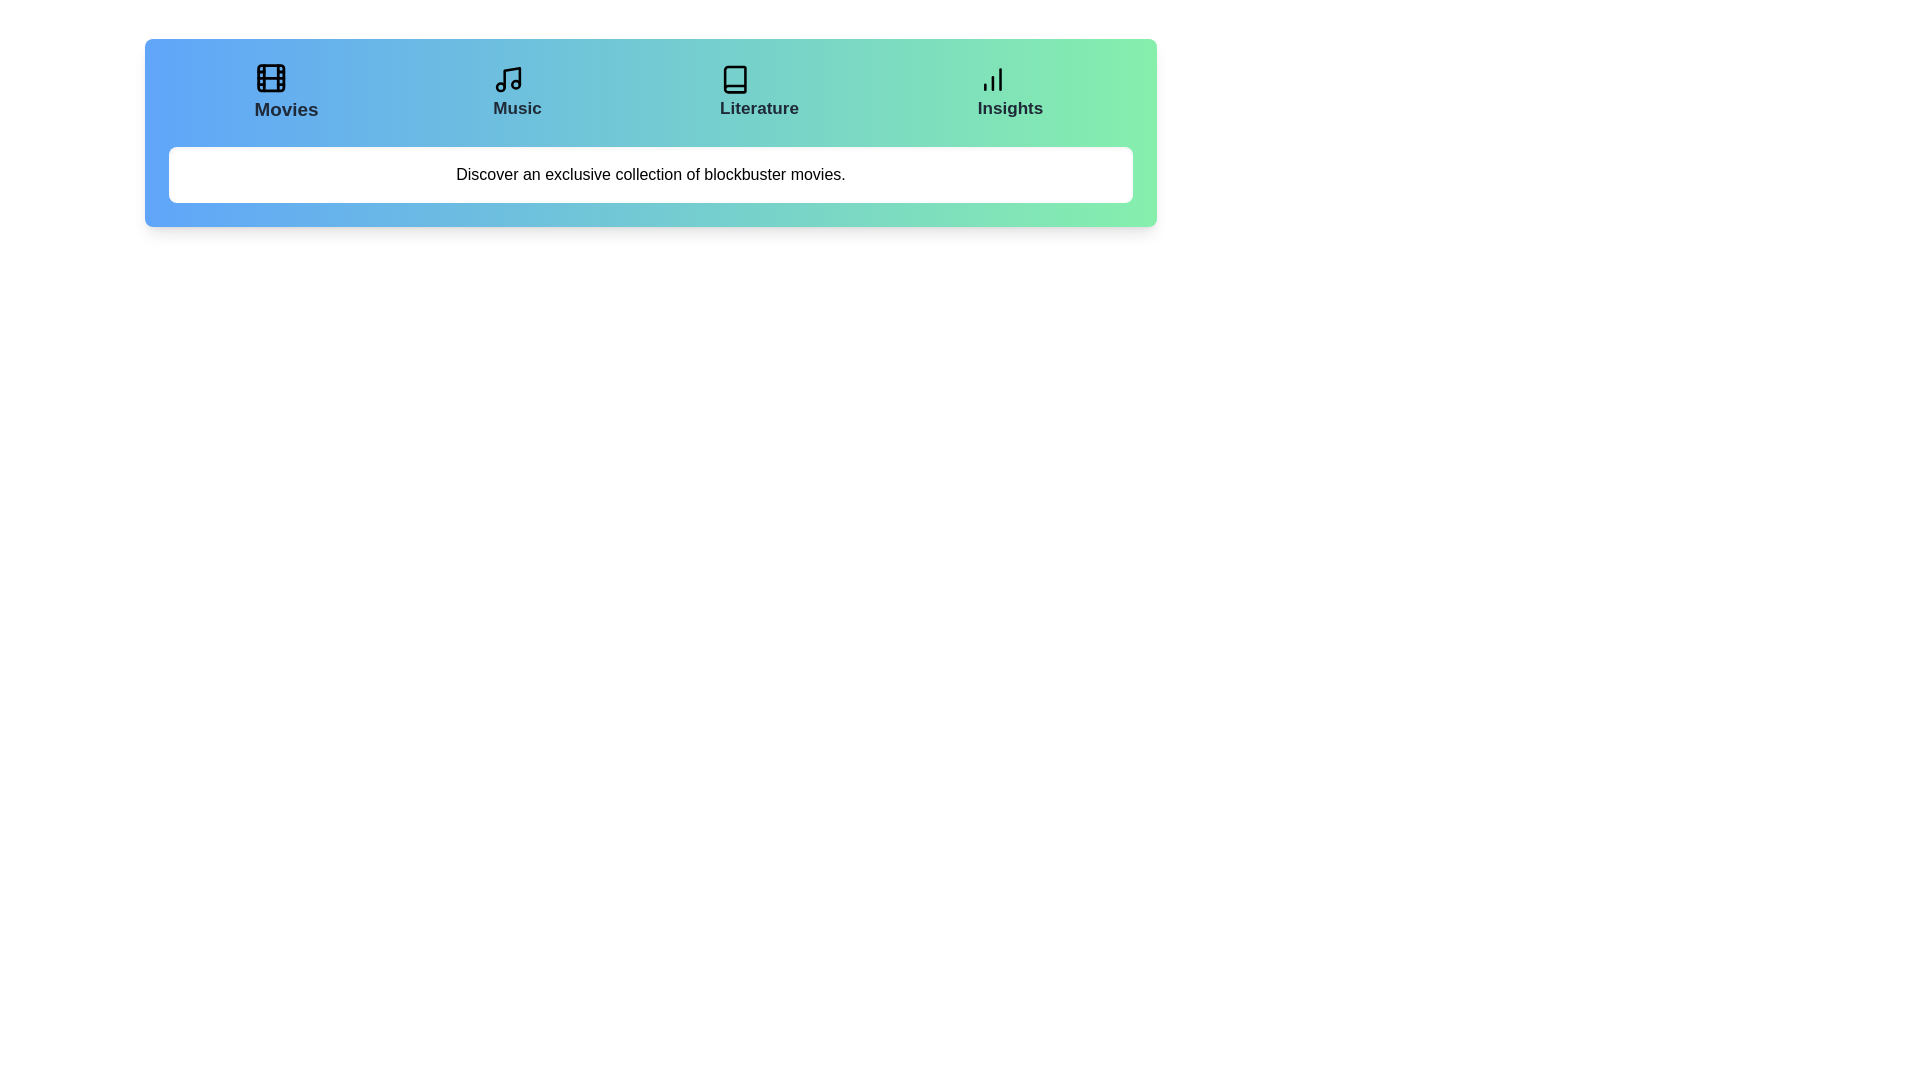  I want to click on the tab labeled Music, so click(518, 92).